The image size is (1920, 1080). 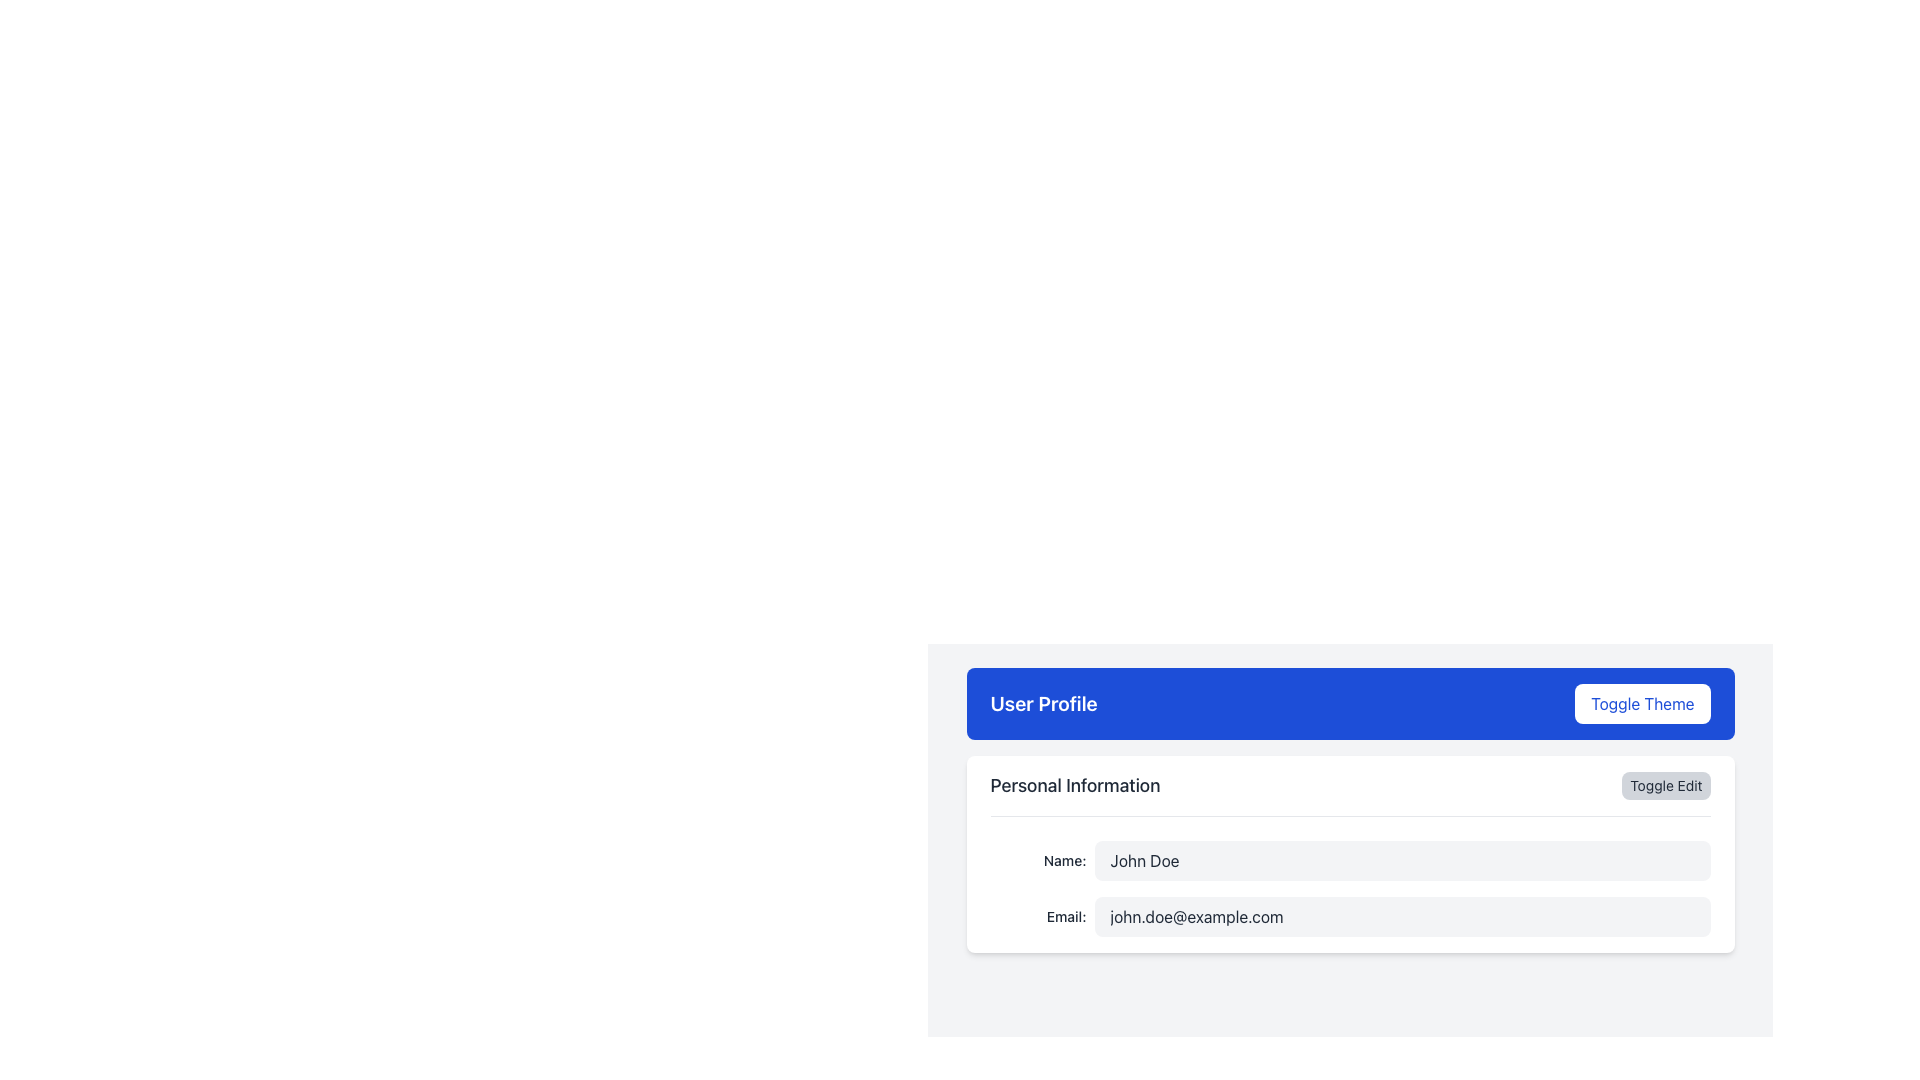 I want to click on the 'Personal Information' text label, which is styled with a bold and slightly larger font and located in the upper-left corner of a section header within a card-like layout, so click(x=1074, y=785).